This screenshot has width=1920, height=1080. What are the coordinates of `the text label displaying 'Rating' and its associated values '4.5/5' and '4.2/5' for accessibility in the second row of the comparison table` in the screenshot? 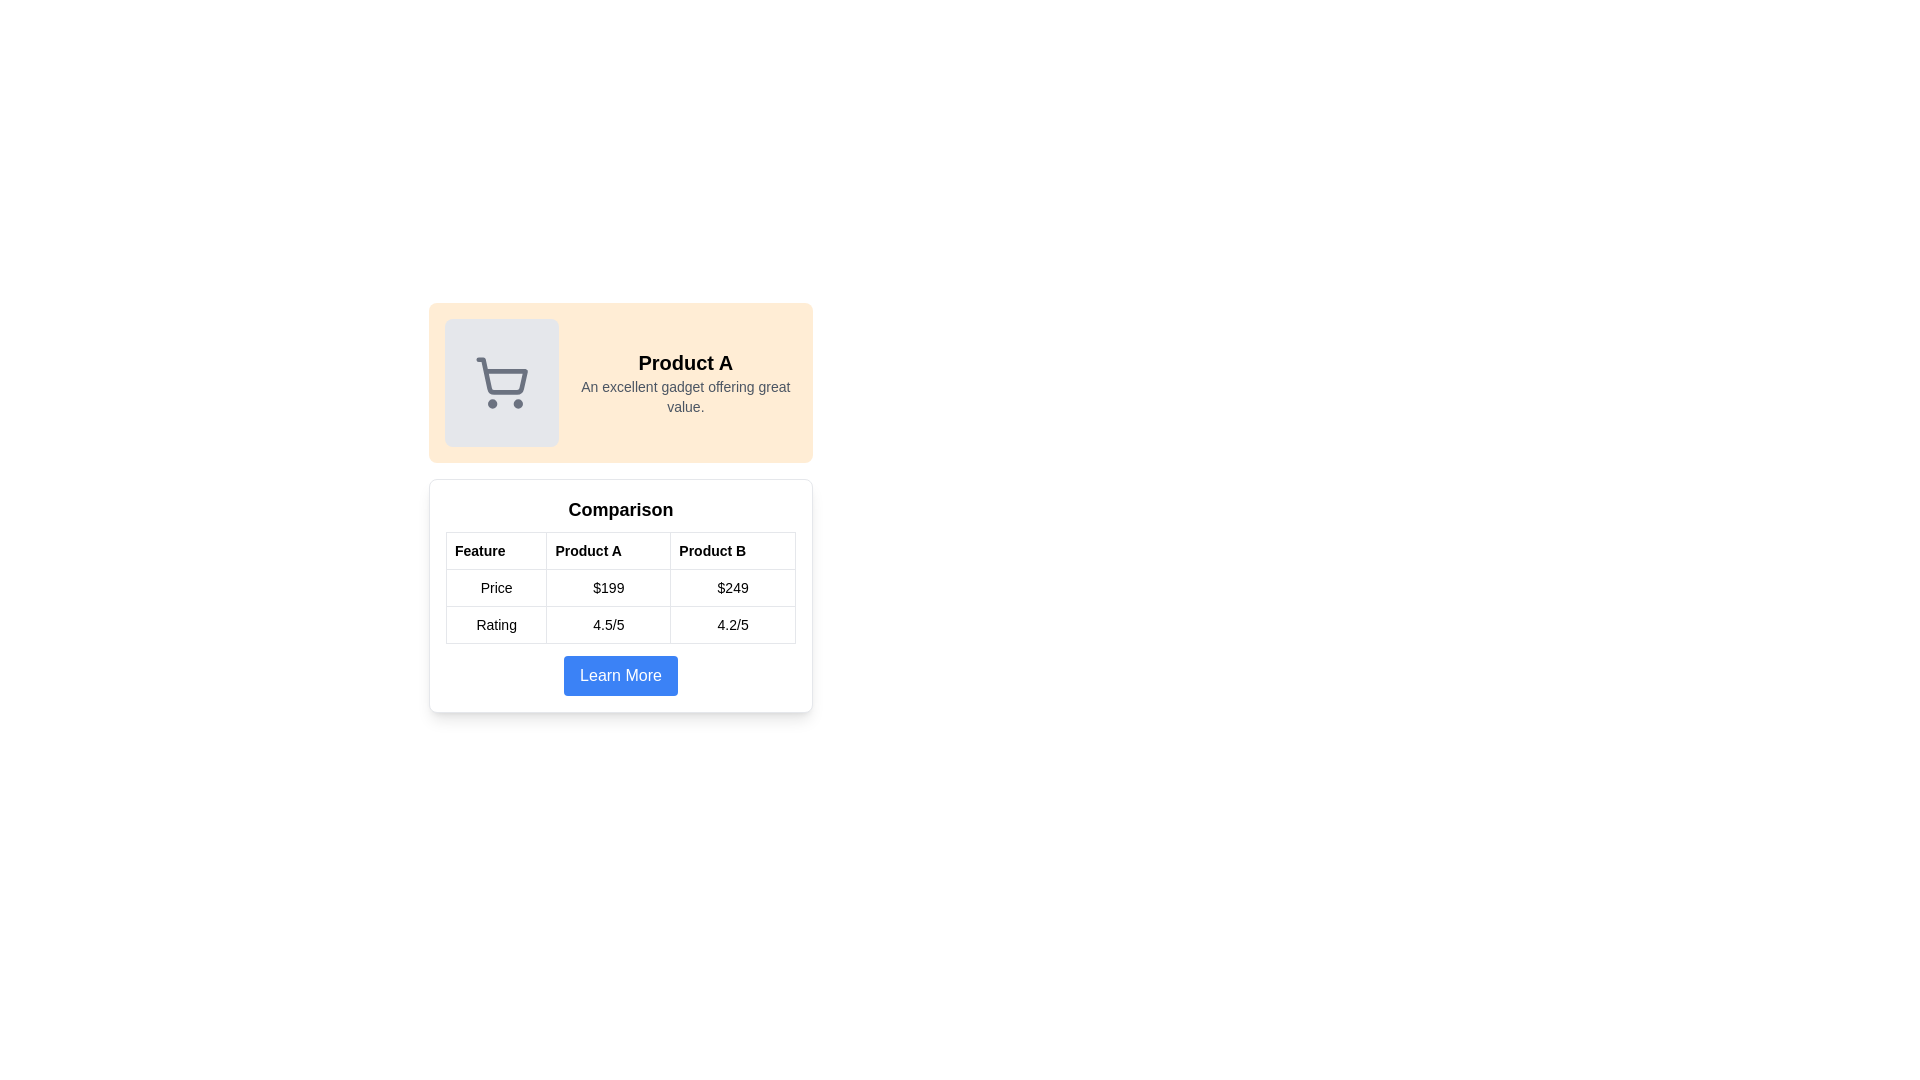 It's located at (619, 623).